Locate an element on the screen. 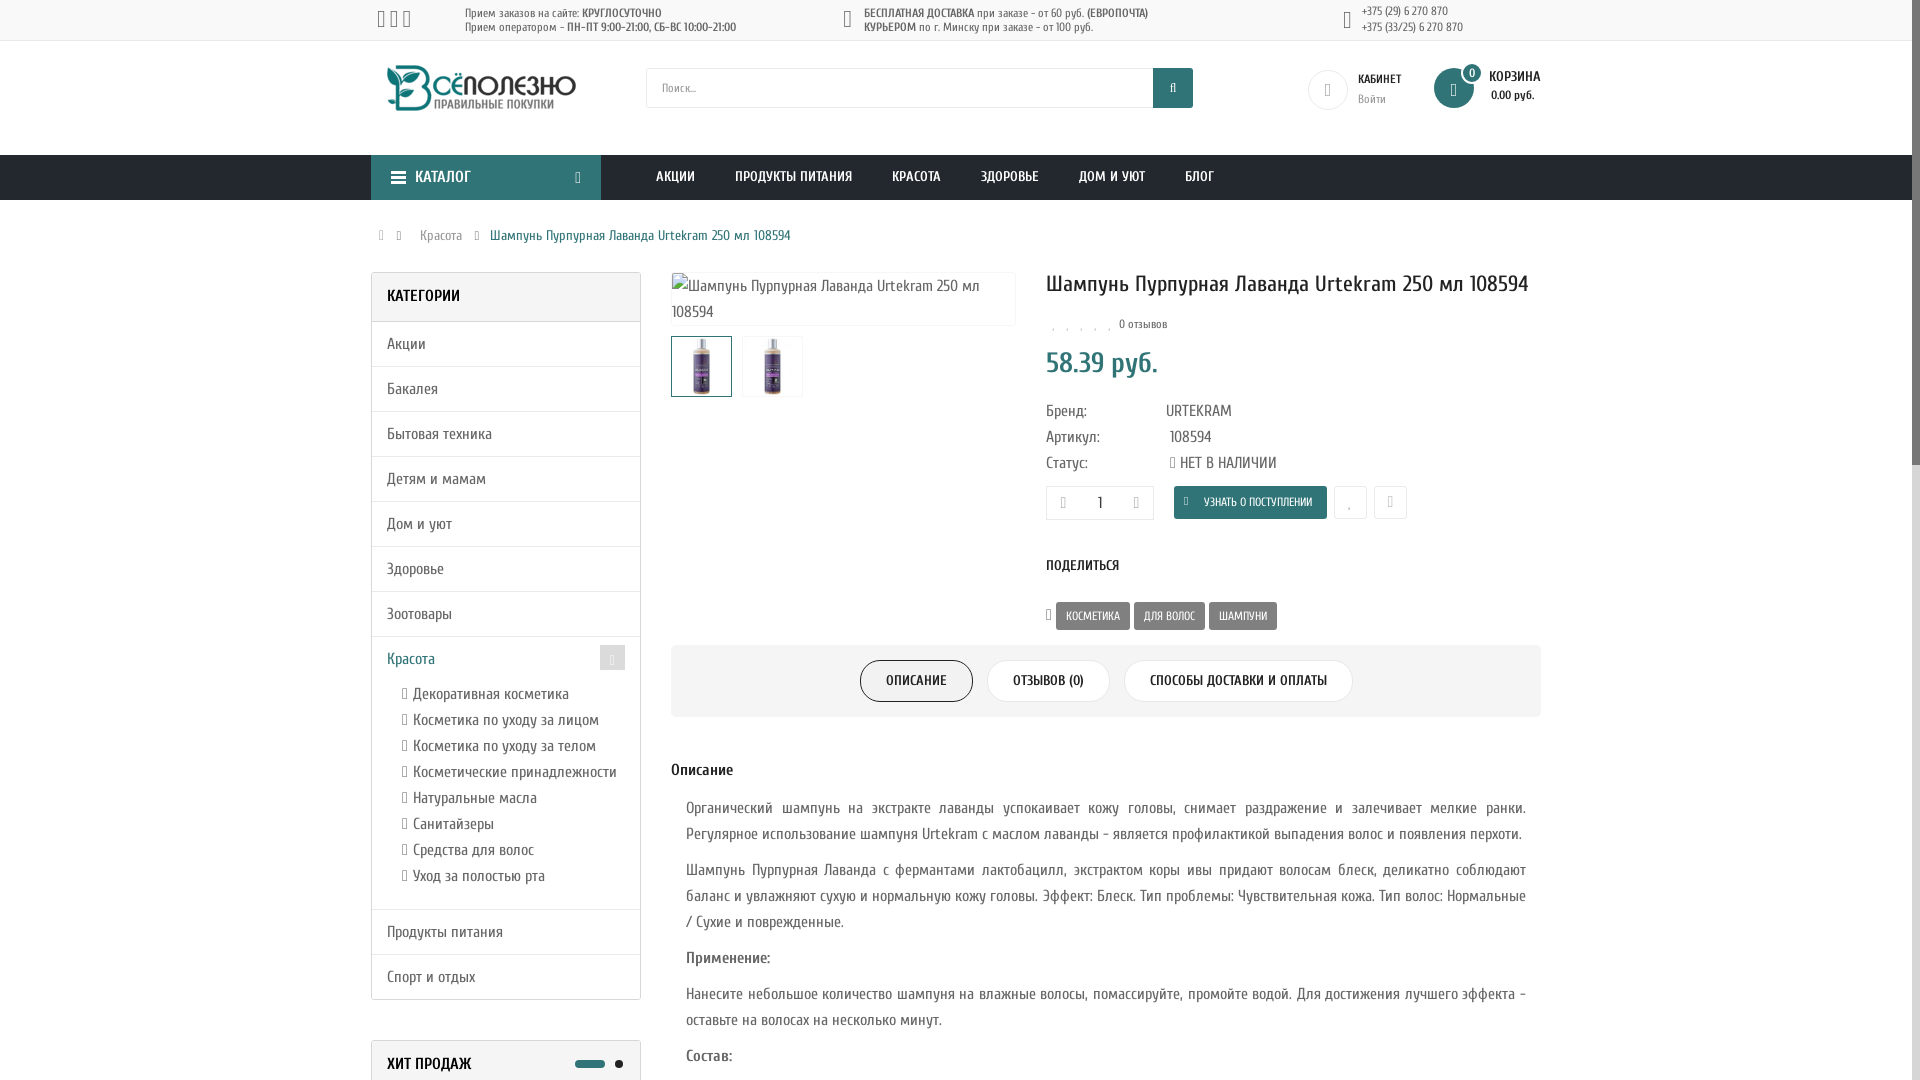  '+375 (33/25) 6 270 870' is located at coordinates (1411, 27).